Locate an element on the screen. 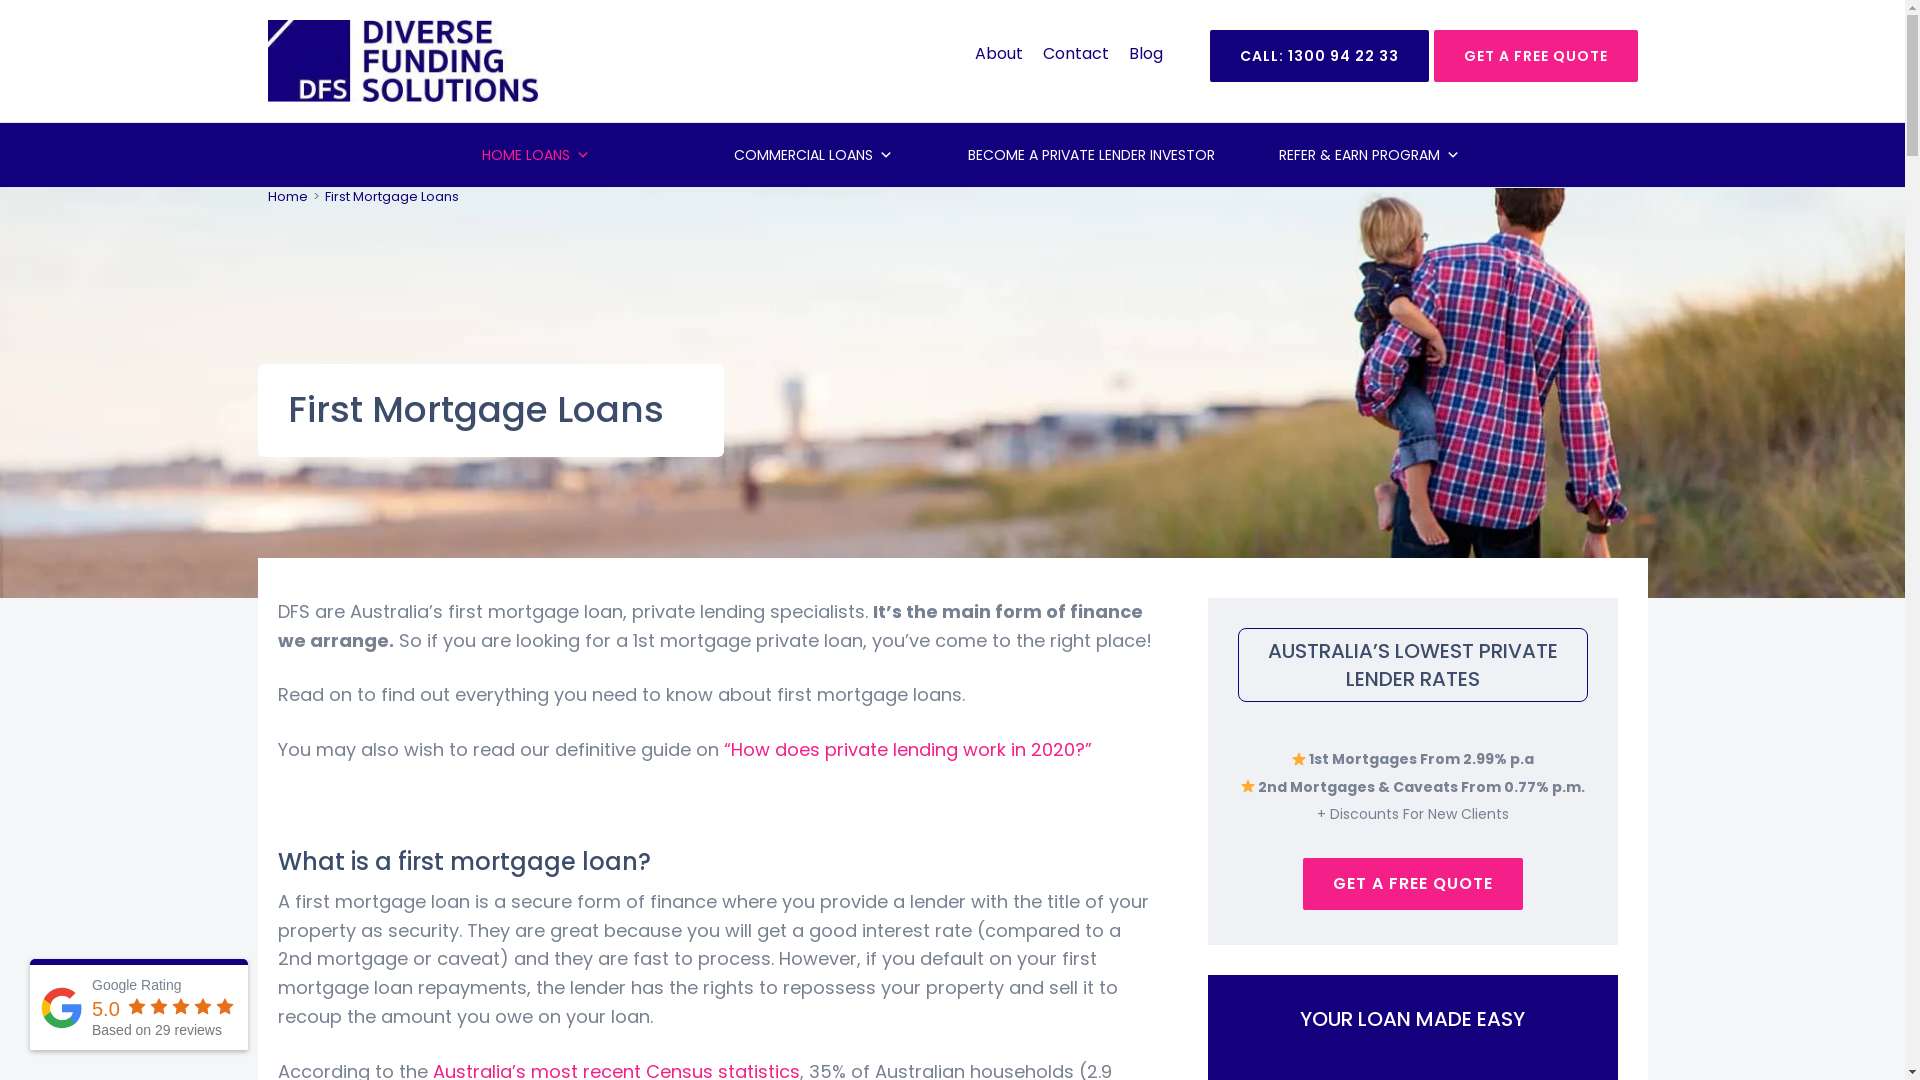 The width and height of the screenshot is (1920, 1080). 'BECOME A PRIVATE LENDER INVESTOR' is located at coordinates (1089, 153).